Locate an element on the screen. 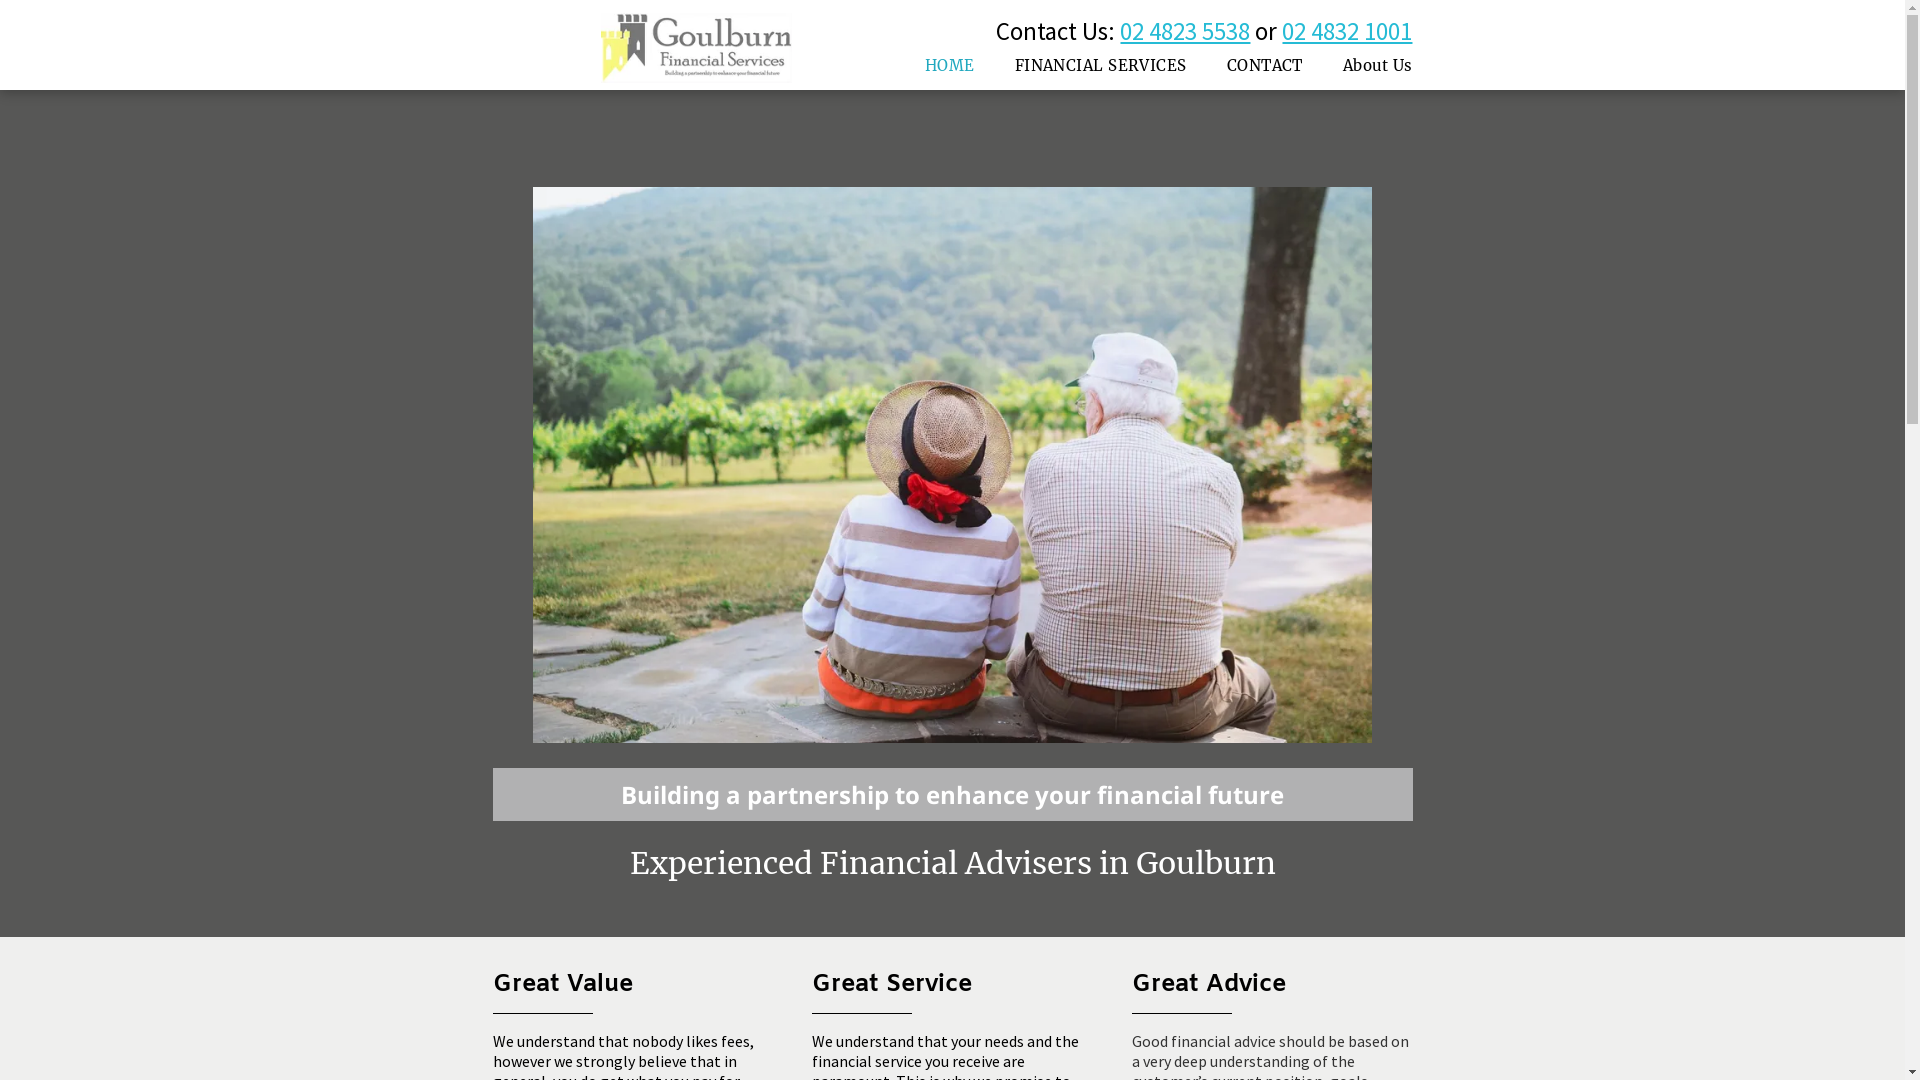 This screenshot has width=1920, height=1080. 'FINANCIAL SERVICES' is located at coordinates (1099, 64).